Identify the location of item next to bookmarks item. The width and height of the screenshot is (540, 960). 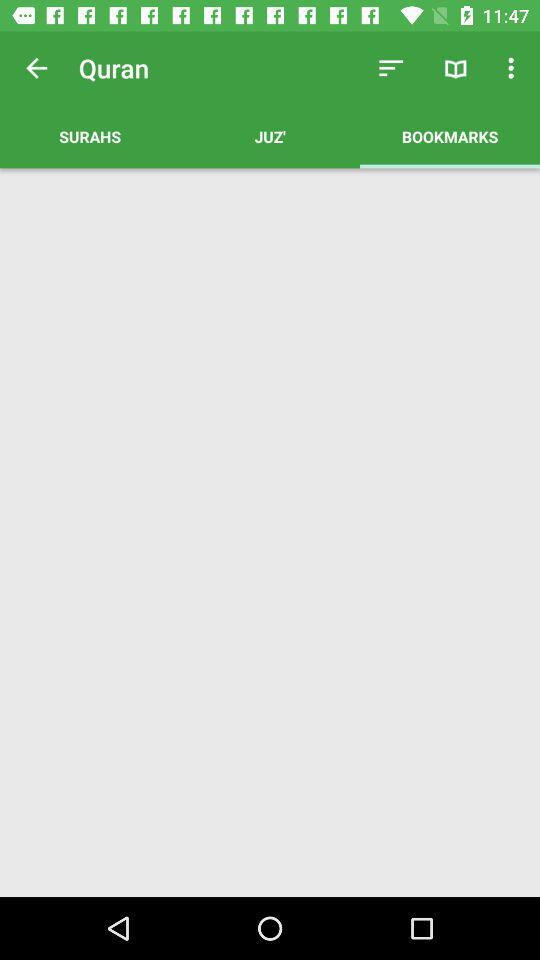
(270, 135).